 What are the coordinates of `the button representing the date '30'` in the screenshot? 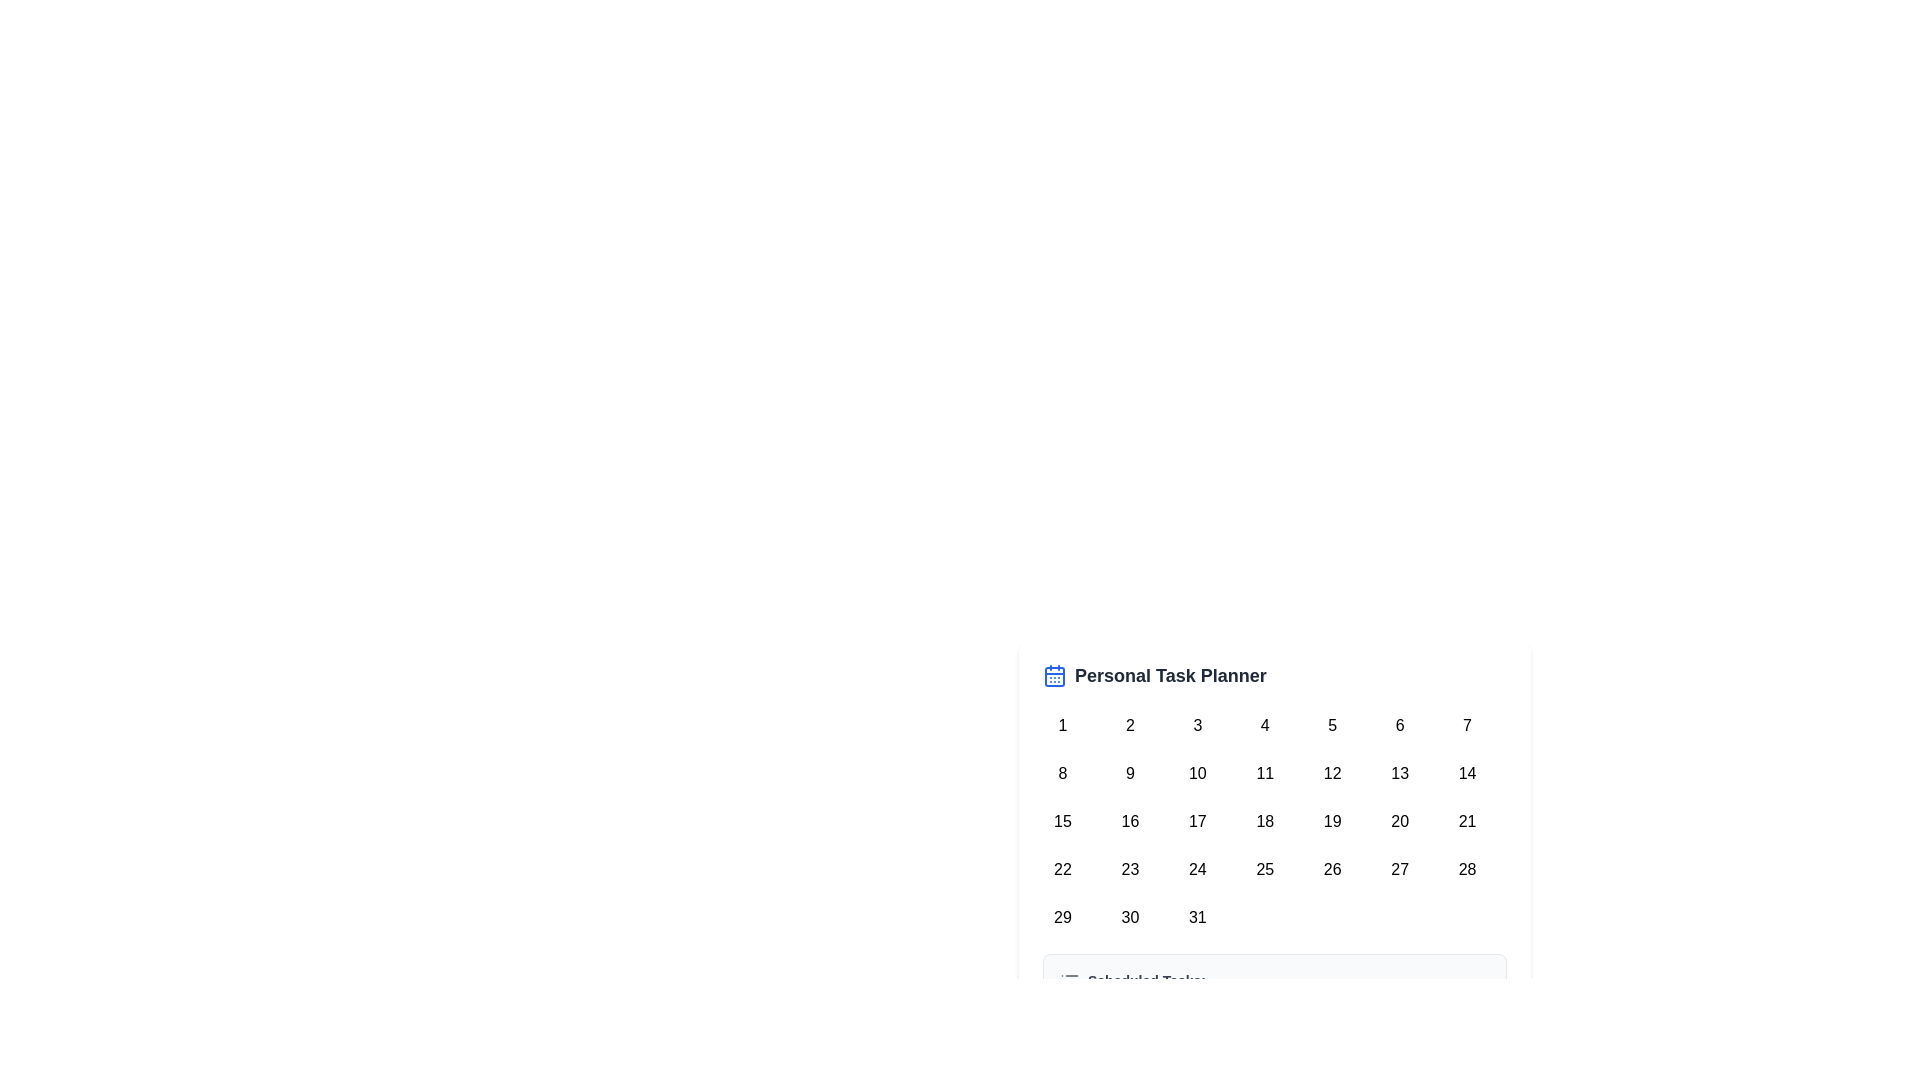 It's located at (1130, 918).